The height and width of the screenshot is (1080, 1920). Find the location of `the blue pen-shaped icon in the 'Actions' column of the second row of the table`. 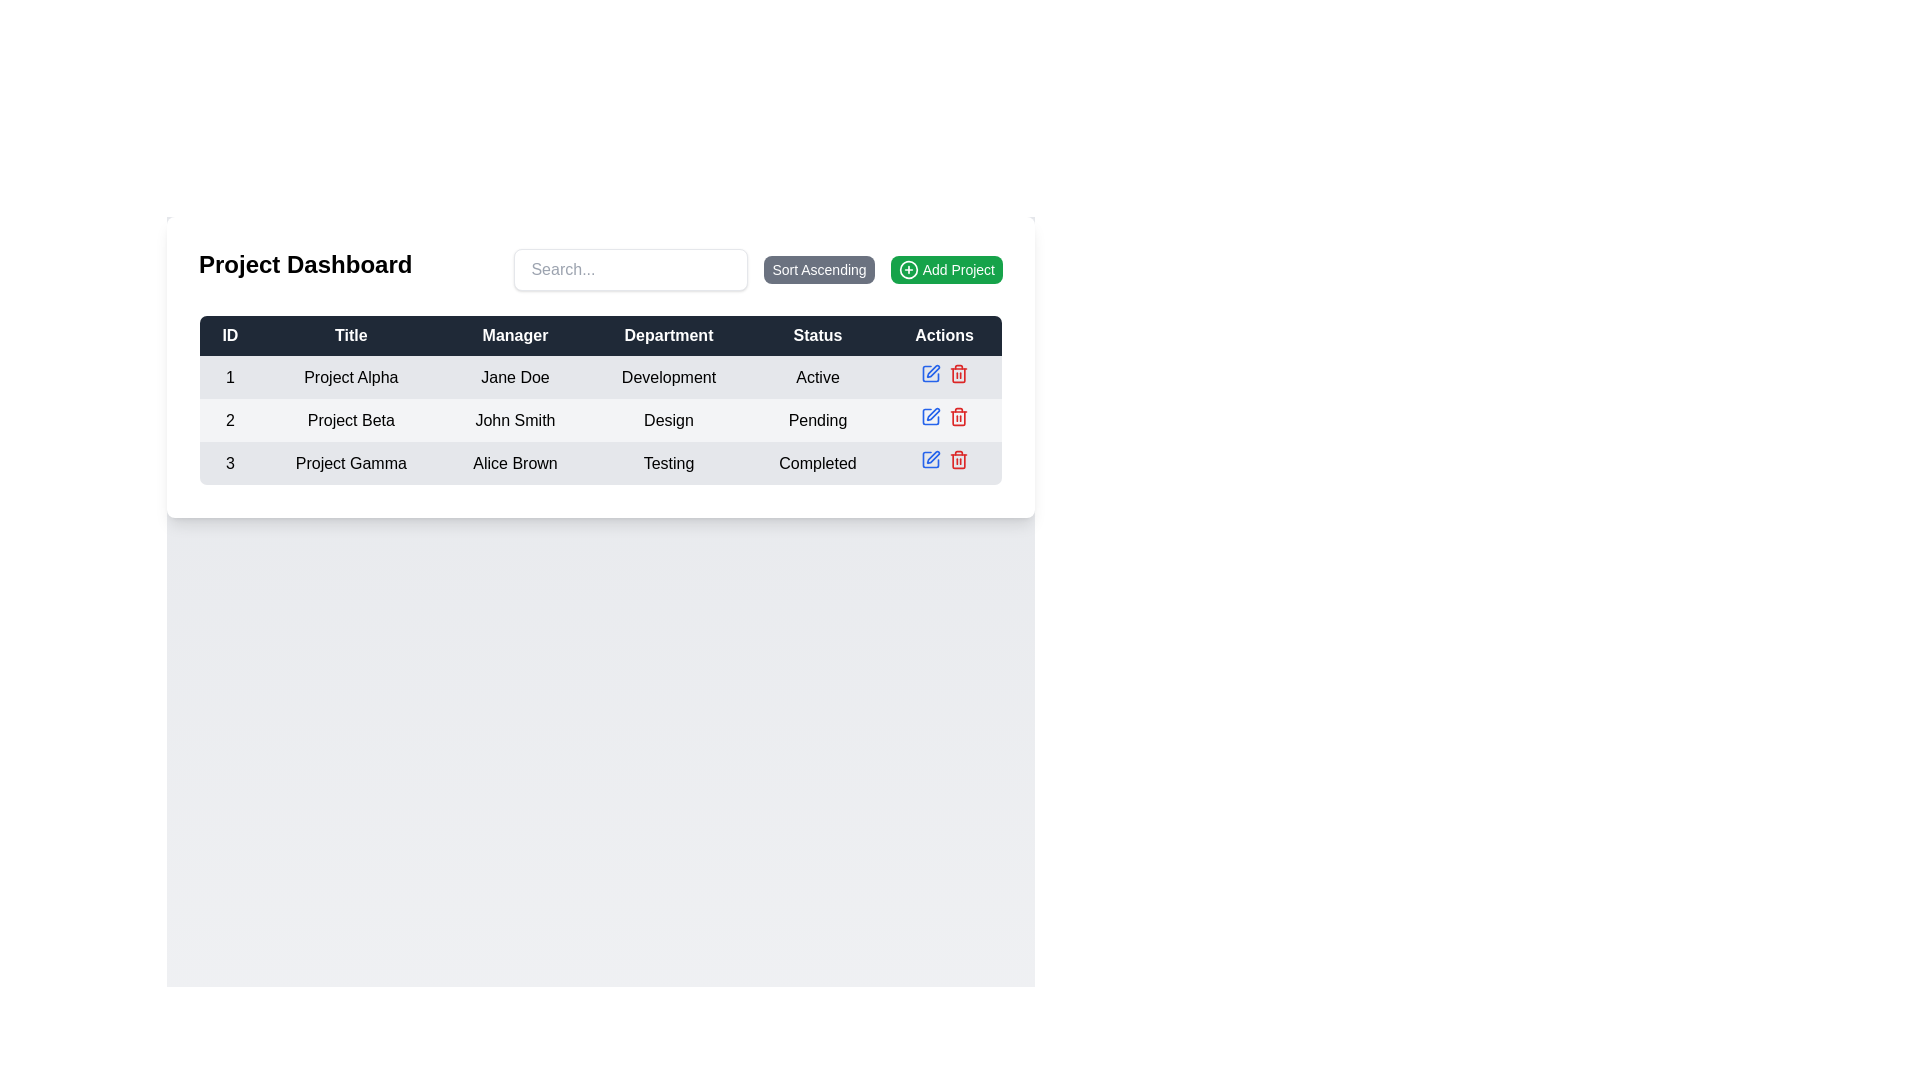

the blue pen-shaped icon in the 'Actions' column of the second row of the table is located at coordinates (929, 415).